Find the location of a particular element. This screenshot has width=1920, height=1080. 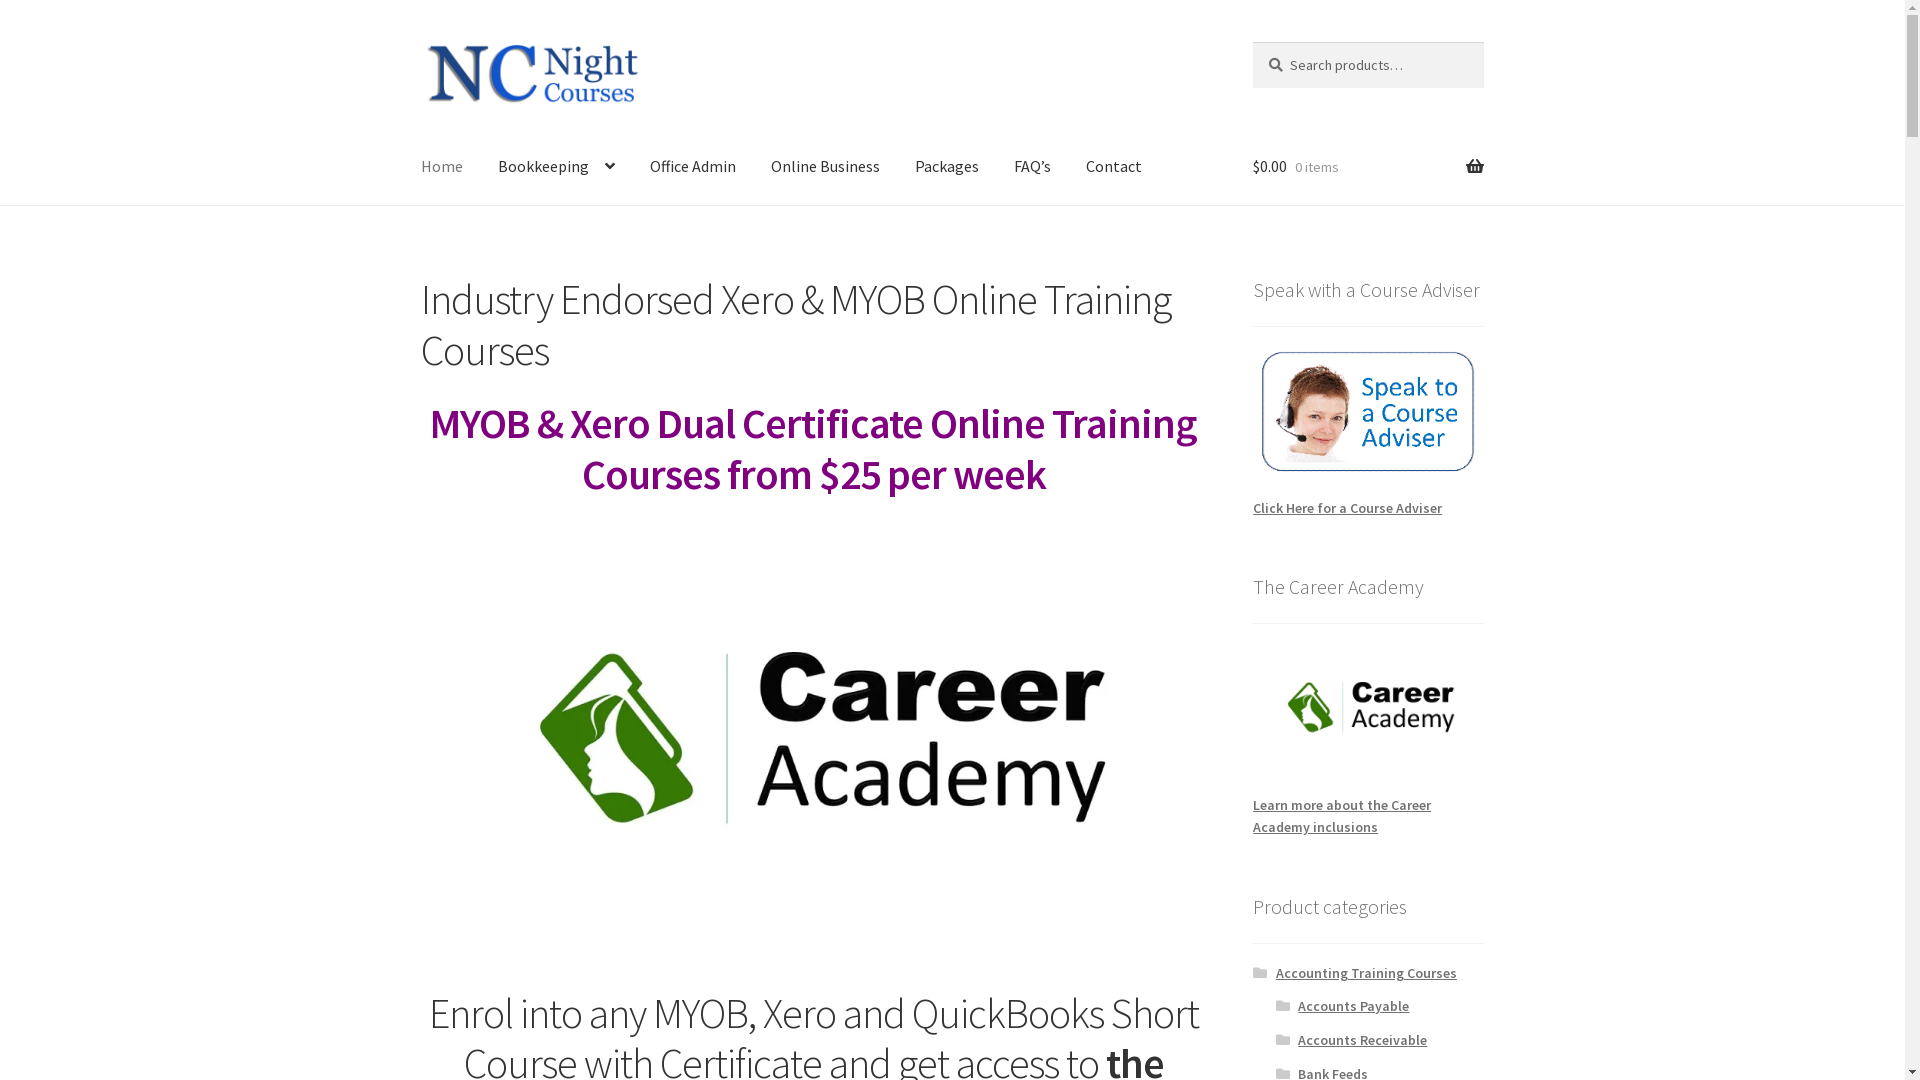

'Accounting Training Courses' is located at coordinates (1275, 971).